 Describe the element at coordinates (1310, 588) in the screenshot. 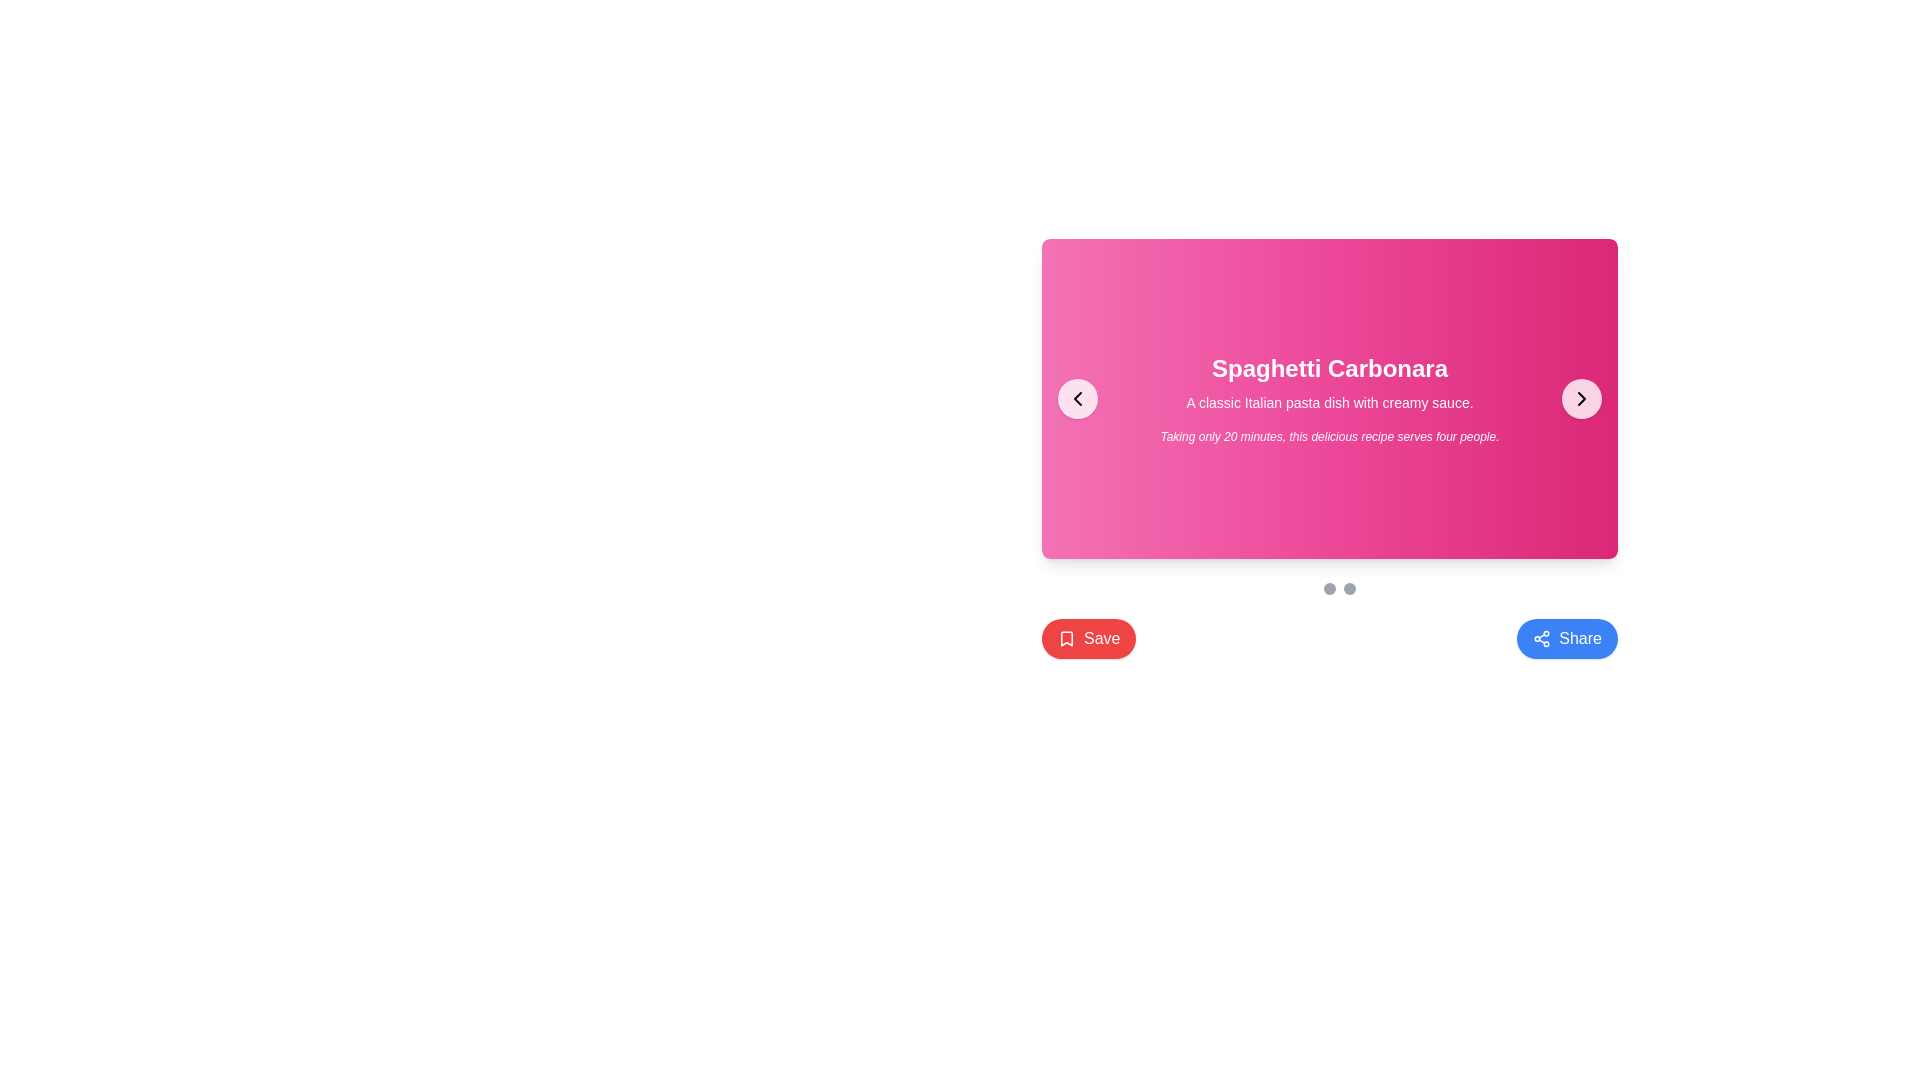

I see `the first white circular indicator dot located below the pink card in the carousel navigation` at that location.